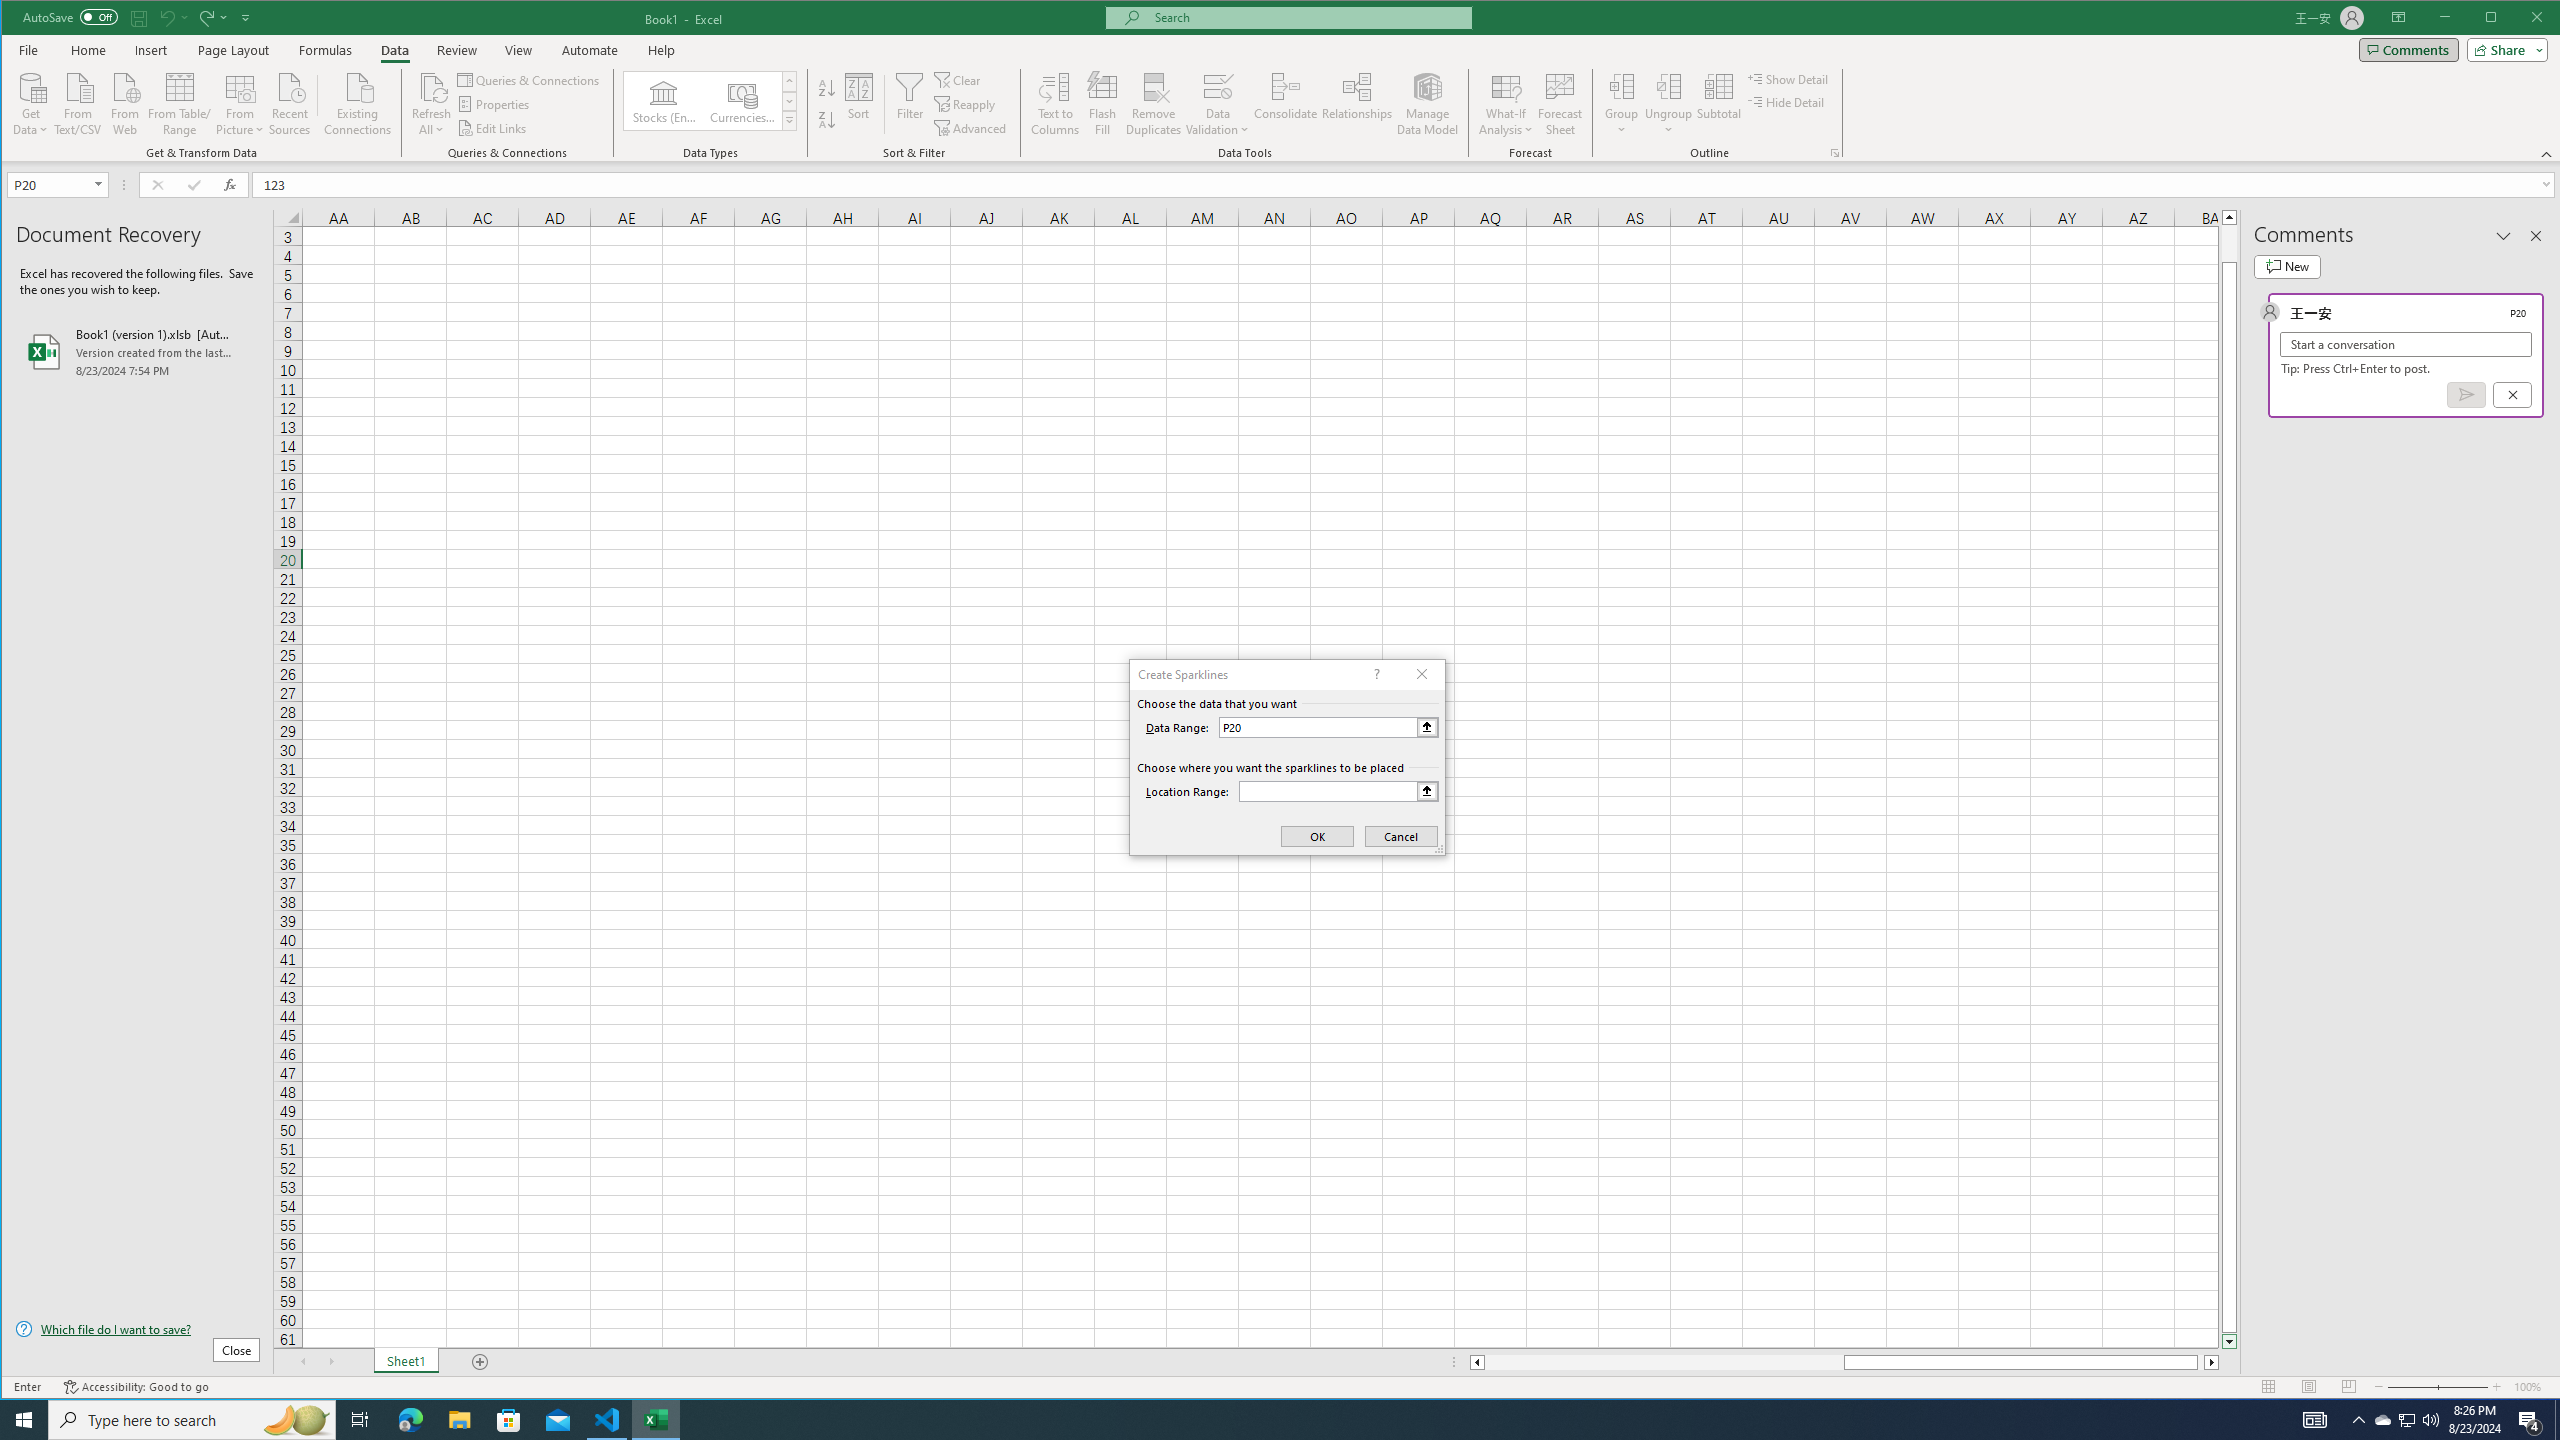 This screenshot has height=1440, width=2560. I want to click on 'Advanced...', so click(971, 127).